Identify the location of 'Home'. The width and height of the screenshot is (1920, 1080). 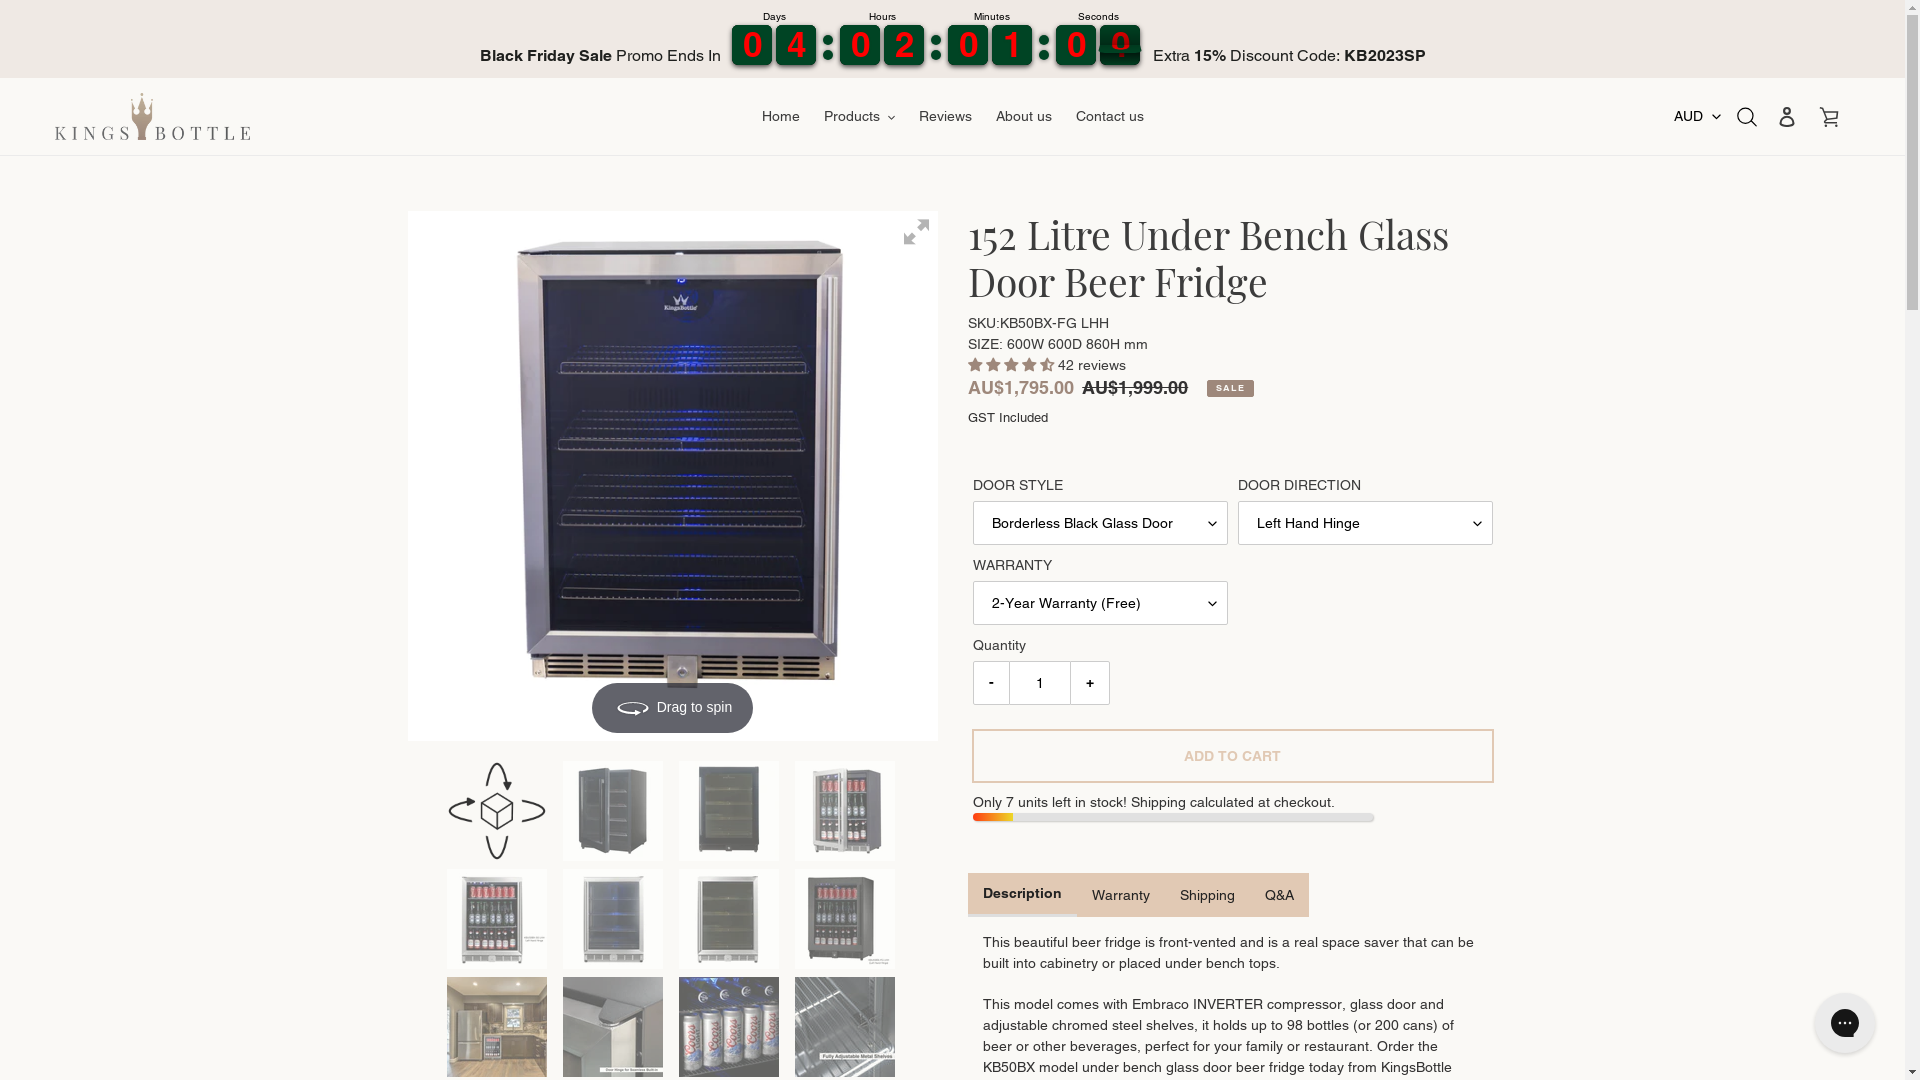
(780, 116).